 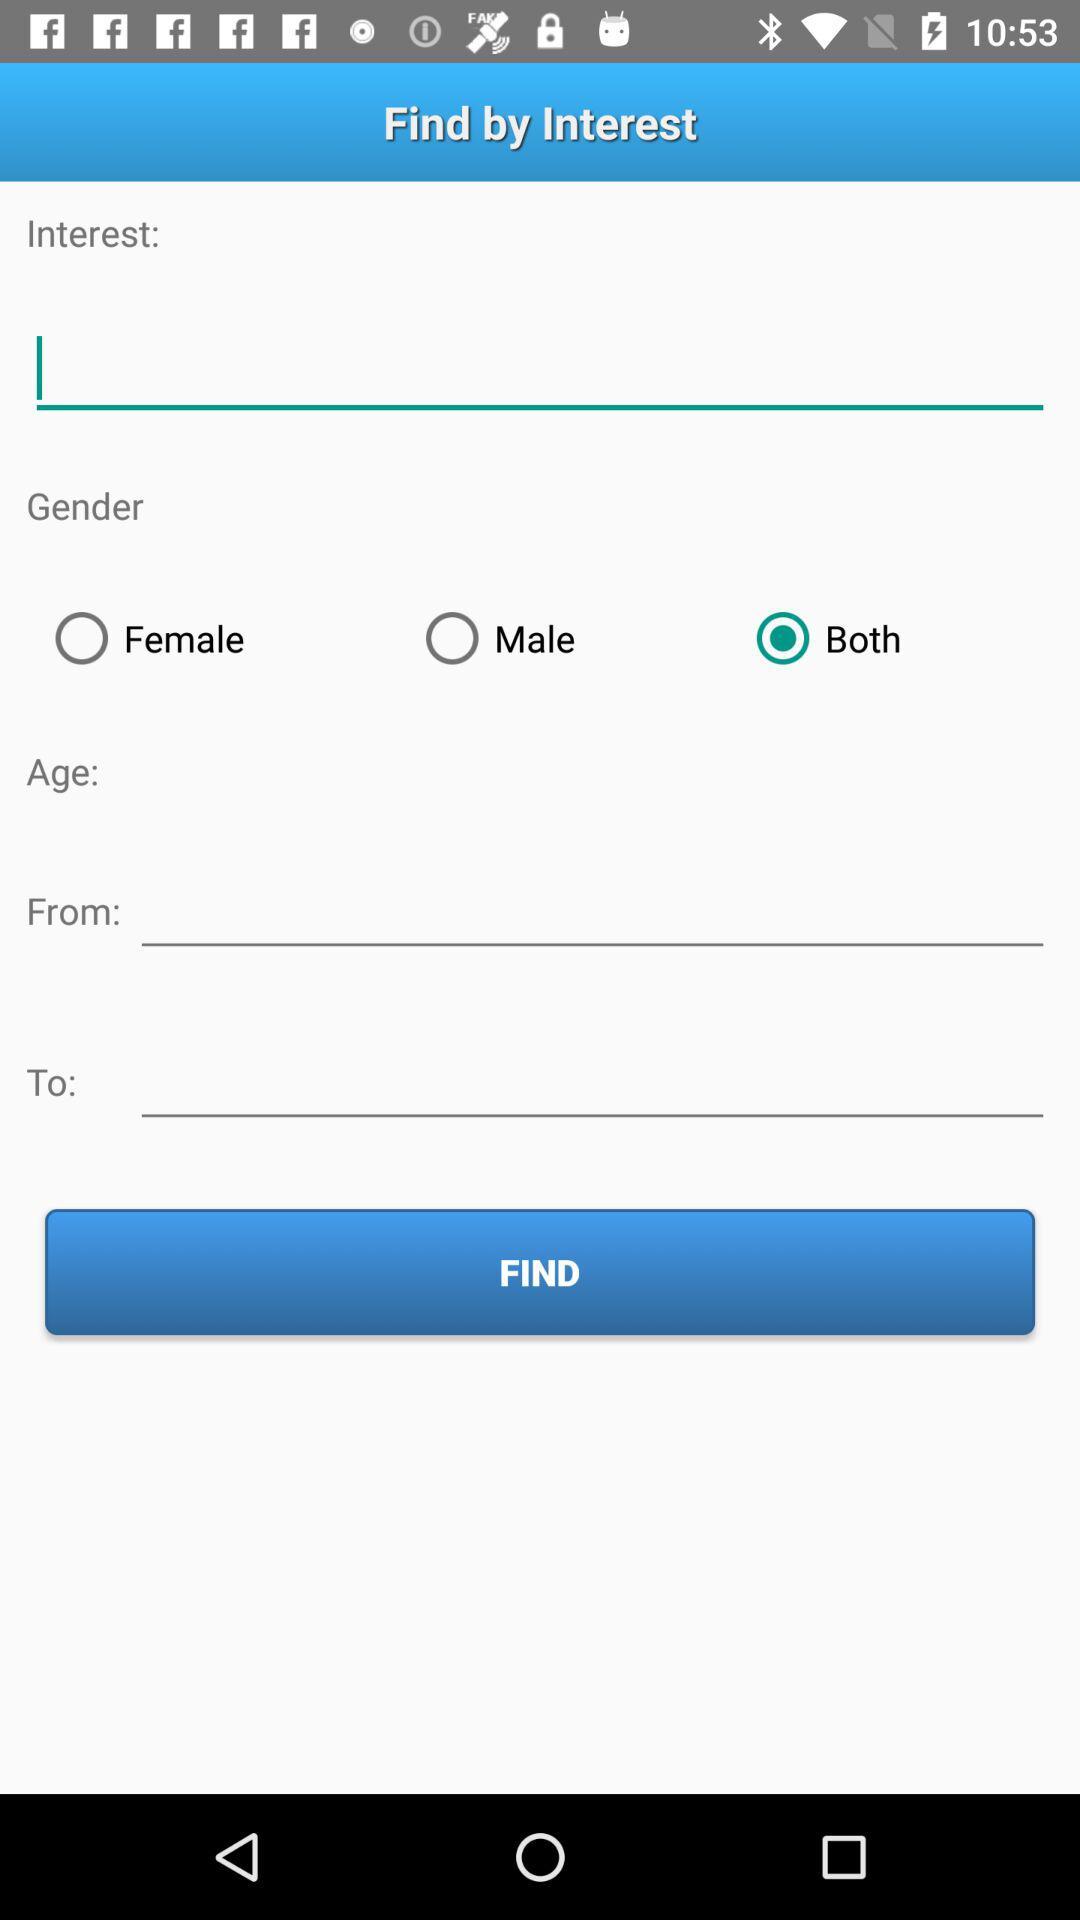 What do you see at coordinates (540, 369) in the screenshot?
I see `description of interest` at bounding box center [540, 369].